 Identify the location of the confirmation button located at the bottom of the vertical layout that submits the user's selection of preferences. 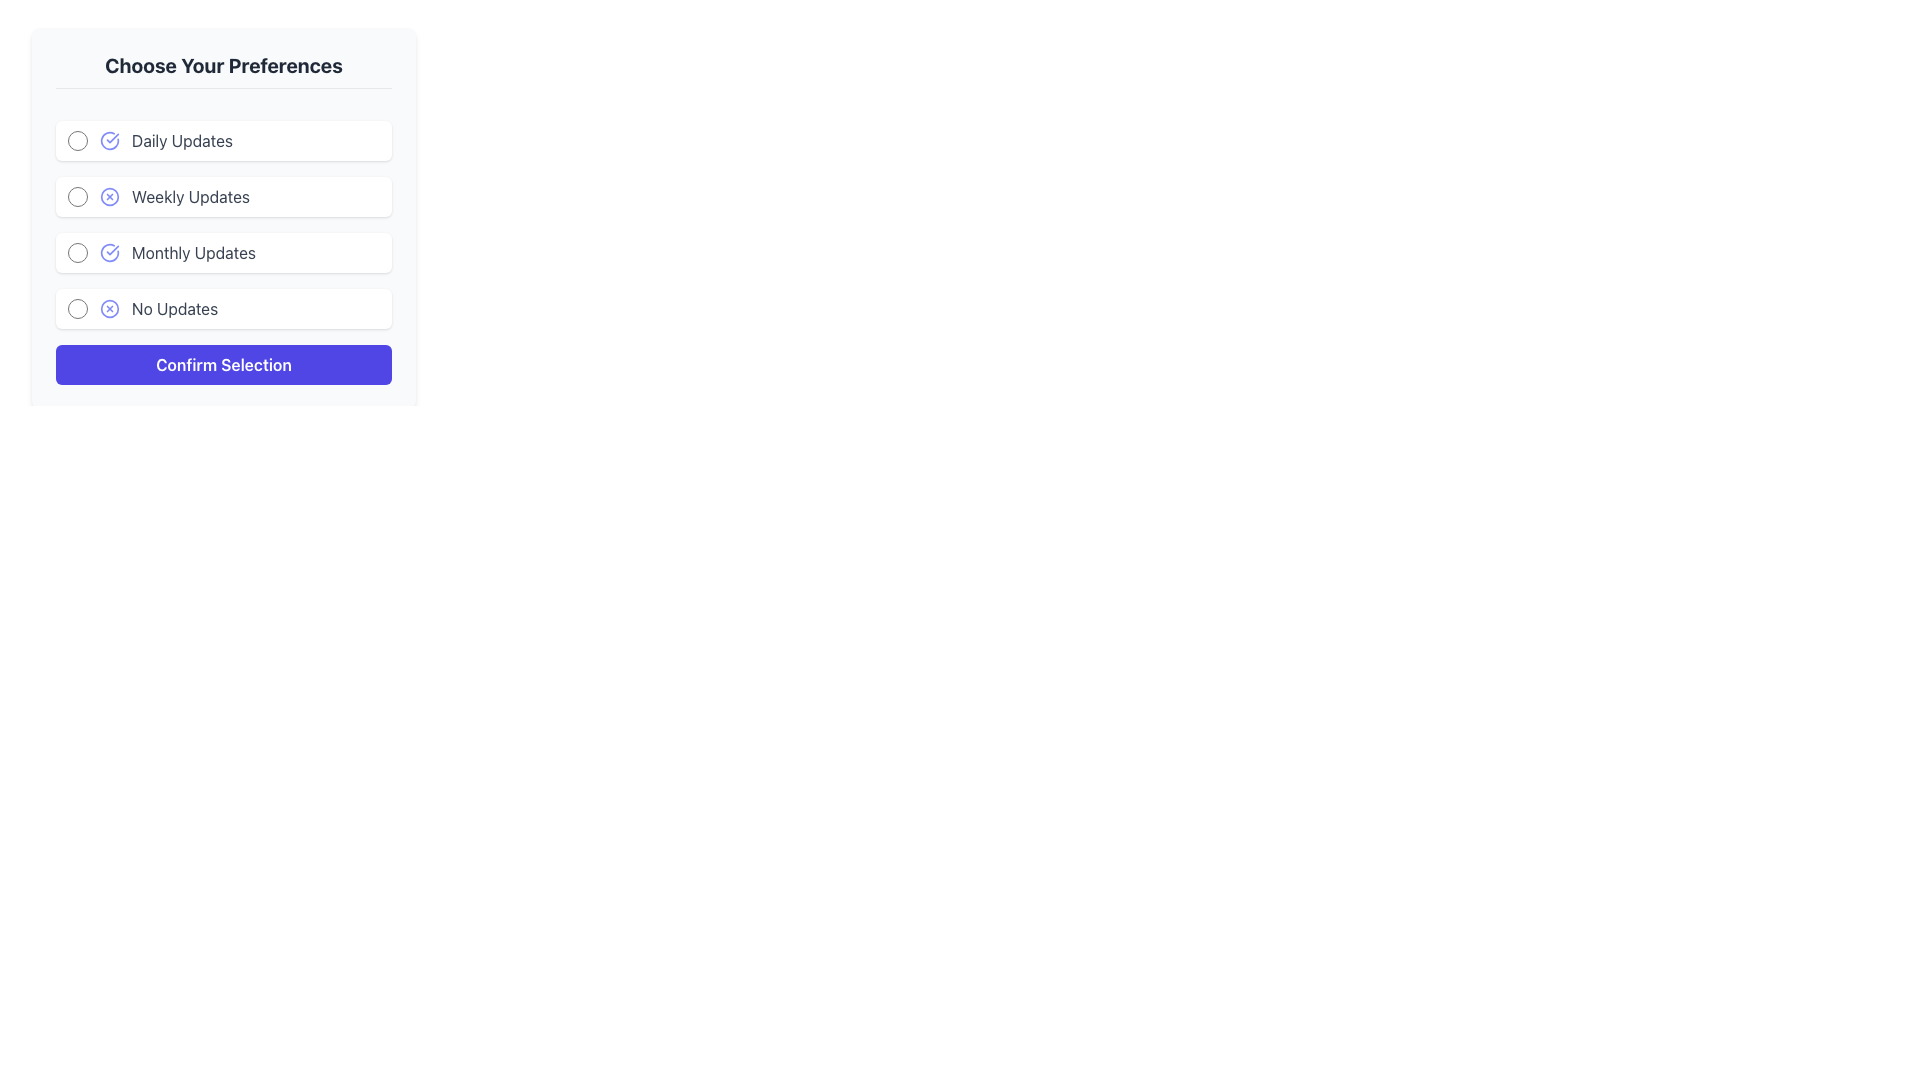
(224, 365).